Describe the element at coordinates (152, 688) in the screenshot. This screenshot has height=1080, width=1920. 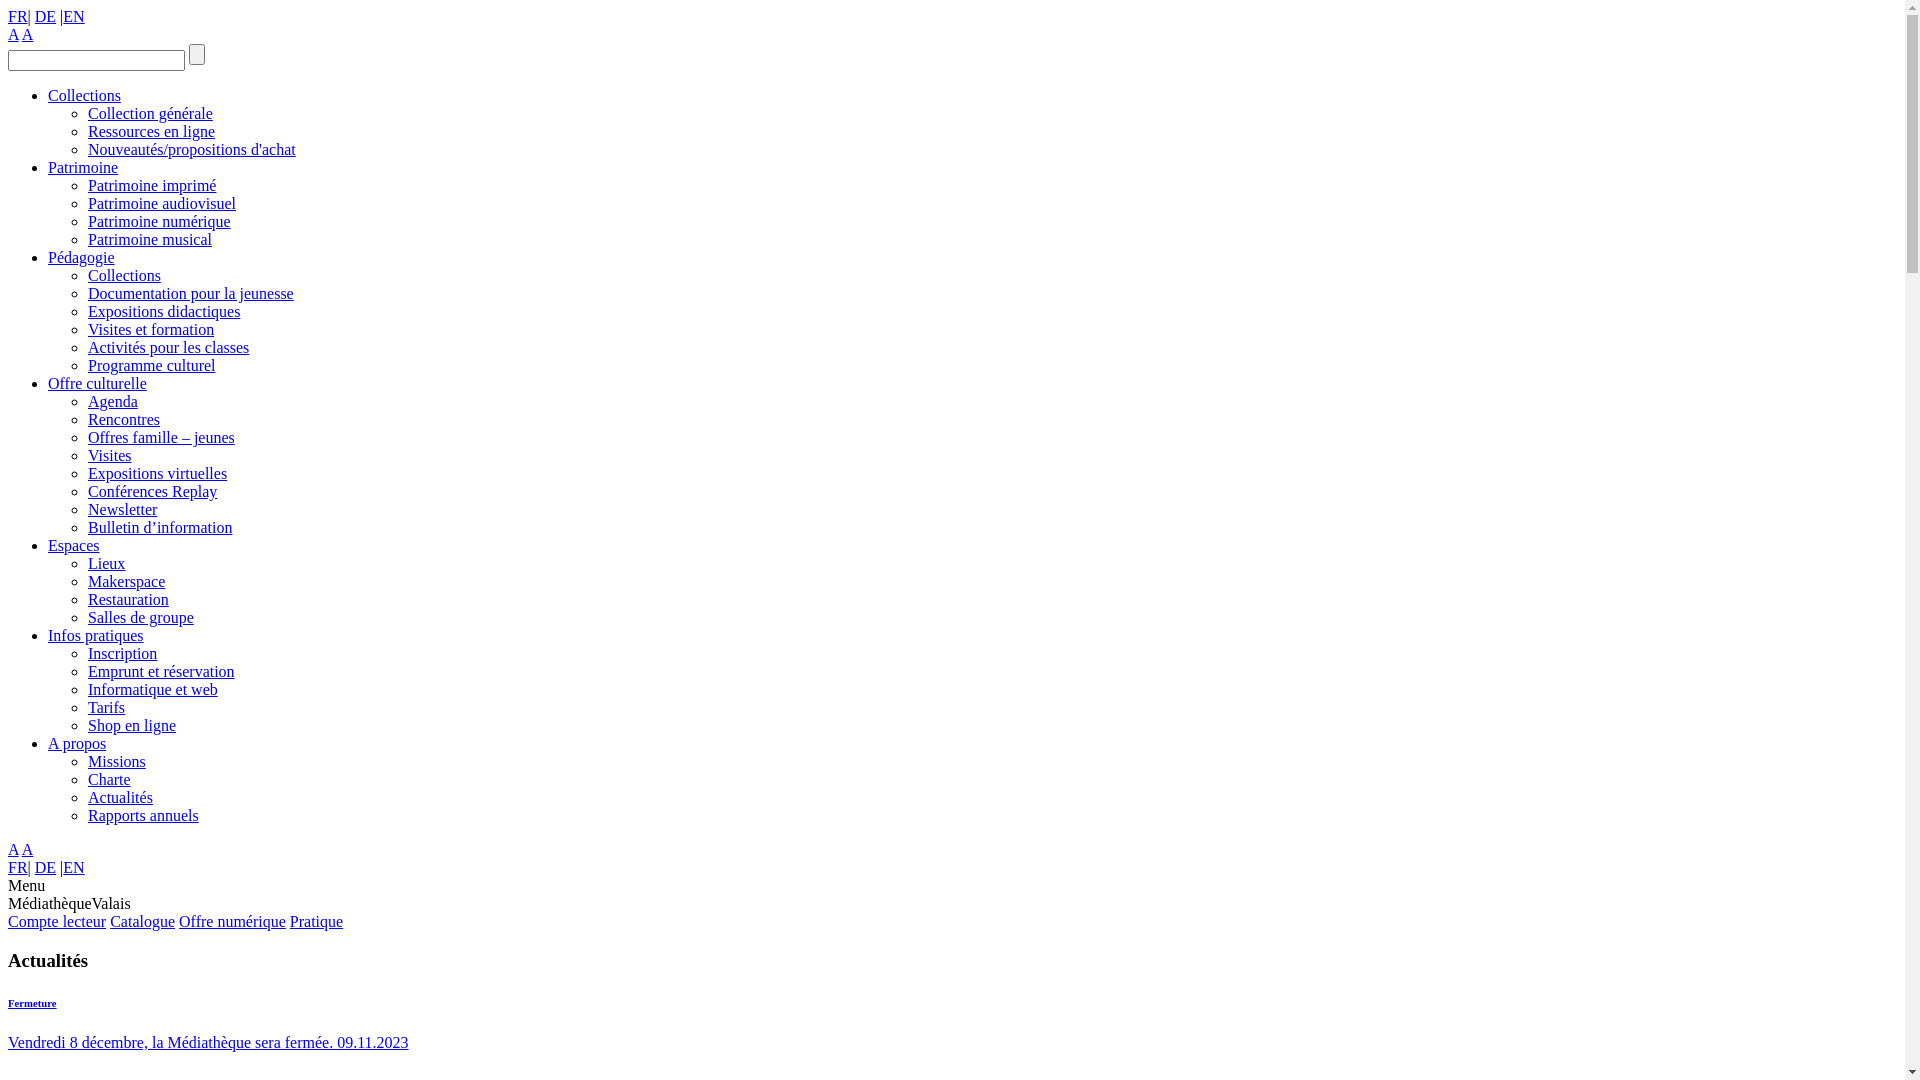
I see `'Informatique et web'` at that location.